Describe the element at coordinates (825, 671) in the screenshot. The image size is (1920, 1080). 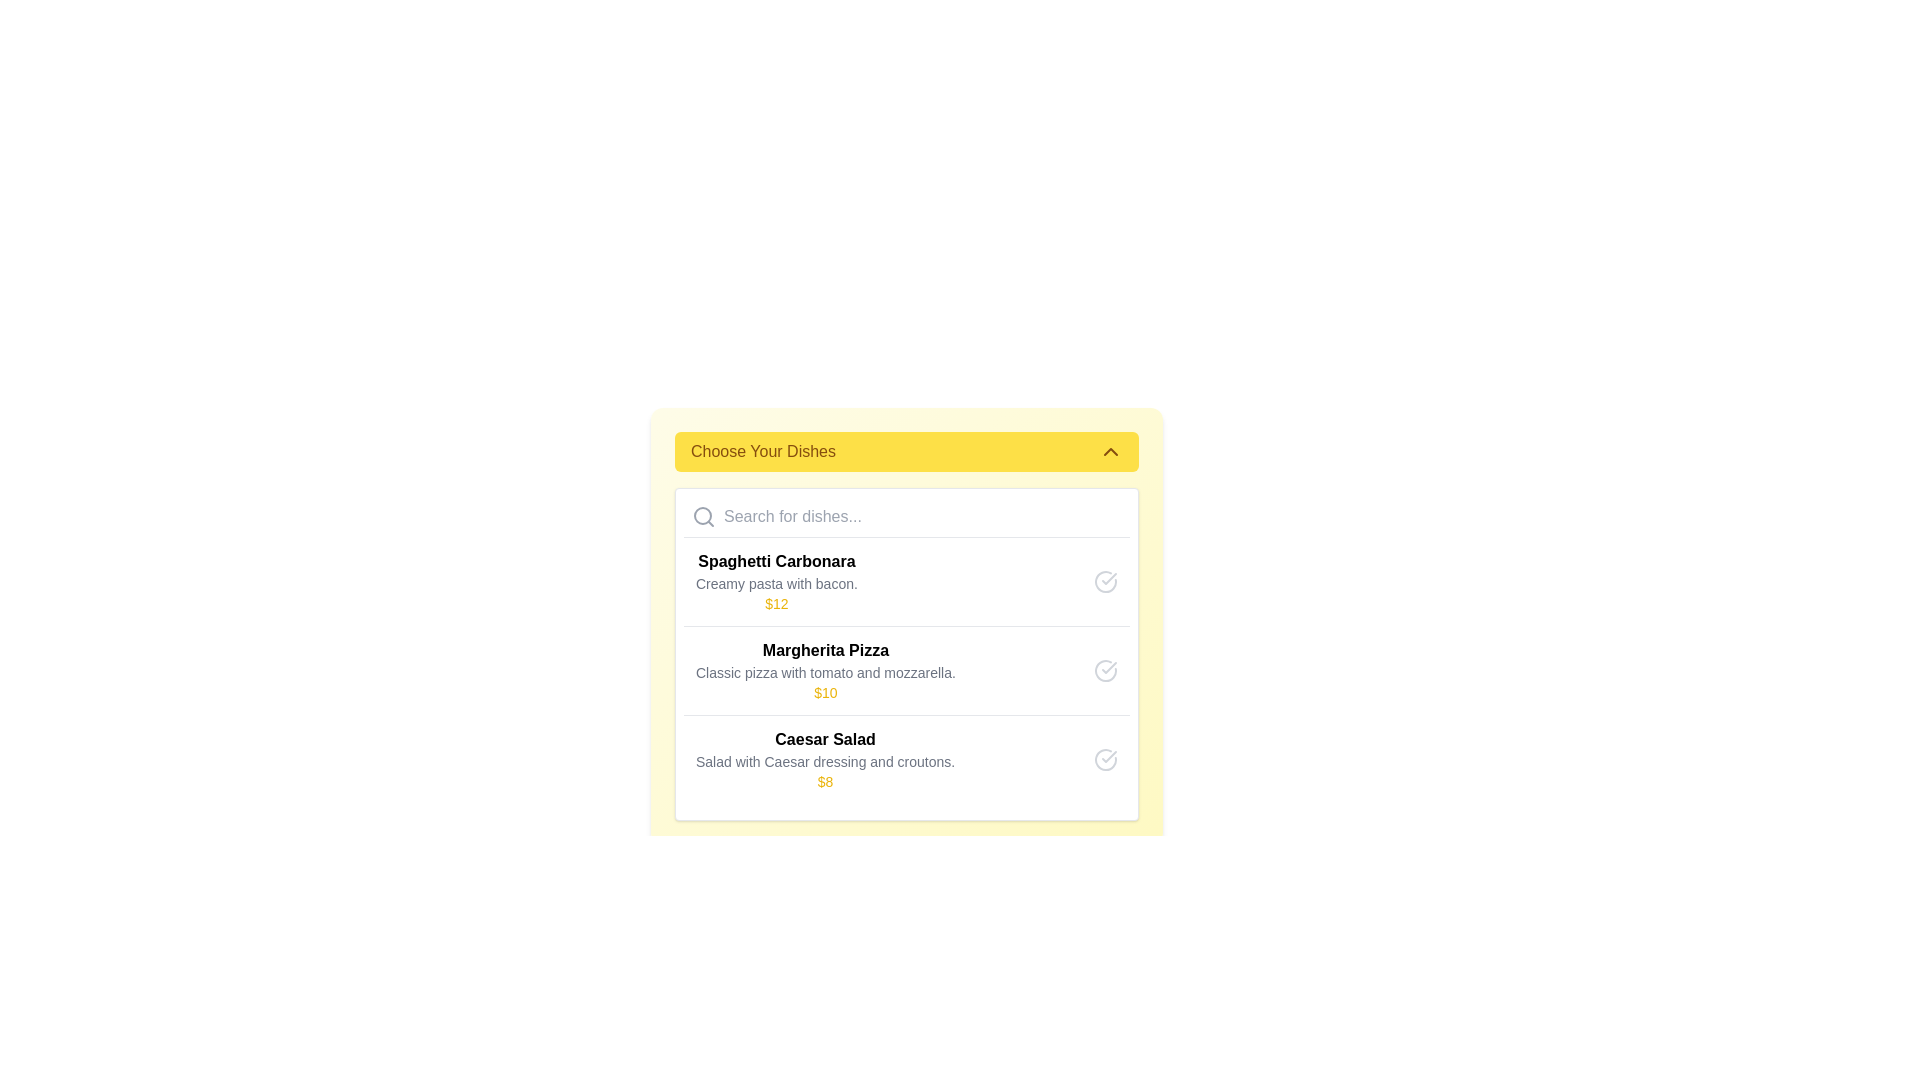
I see `the List Item element displaying 'Margherita Pizza'` at that location.